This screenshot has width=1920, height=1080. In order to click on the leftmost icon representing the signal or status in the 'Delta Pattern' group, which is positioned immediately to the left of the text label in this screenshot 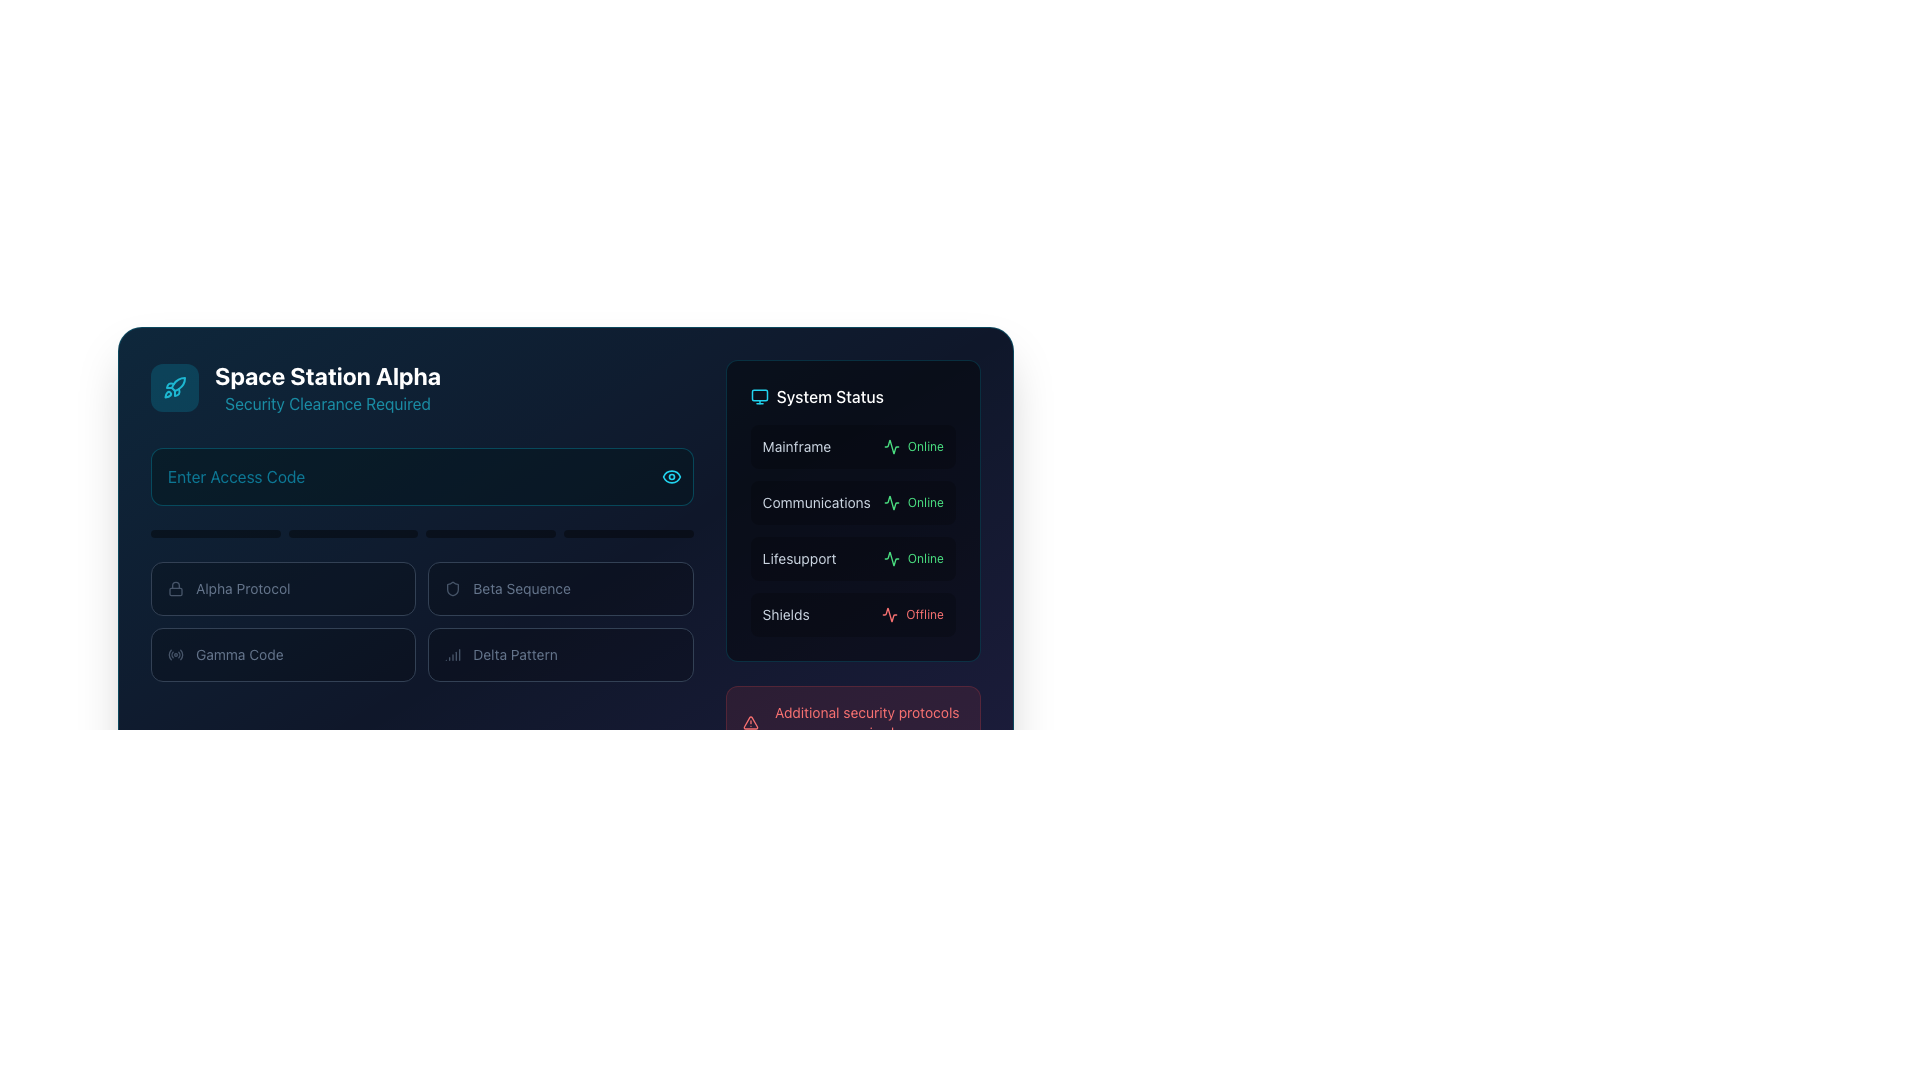, I will do `click(452, 655)`.